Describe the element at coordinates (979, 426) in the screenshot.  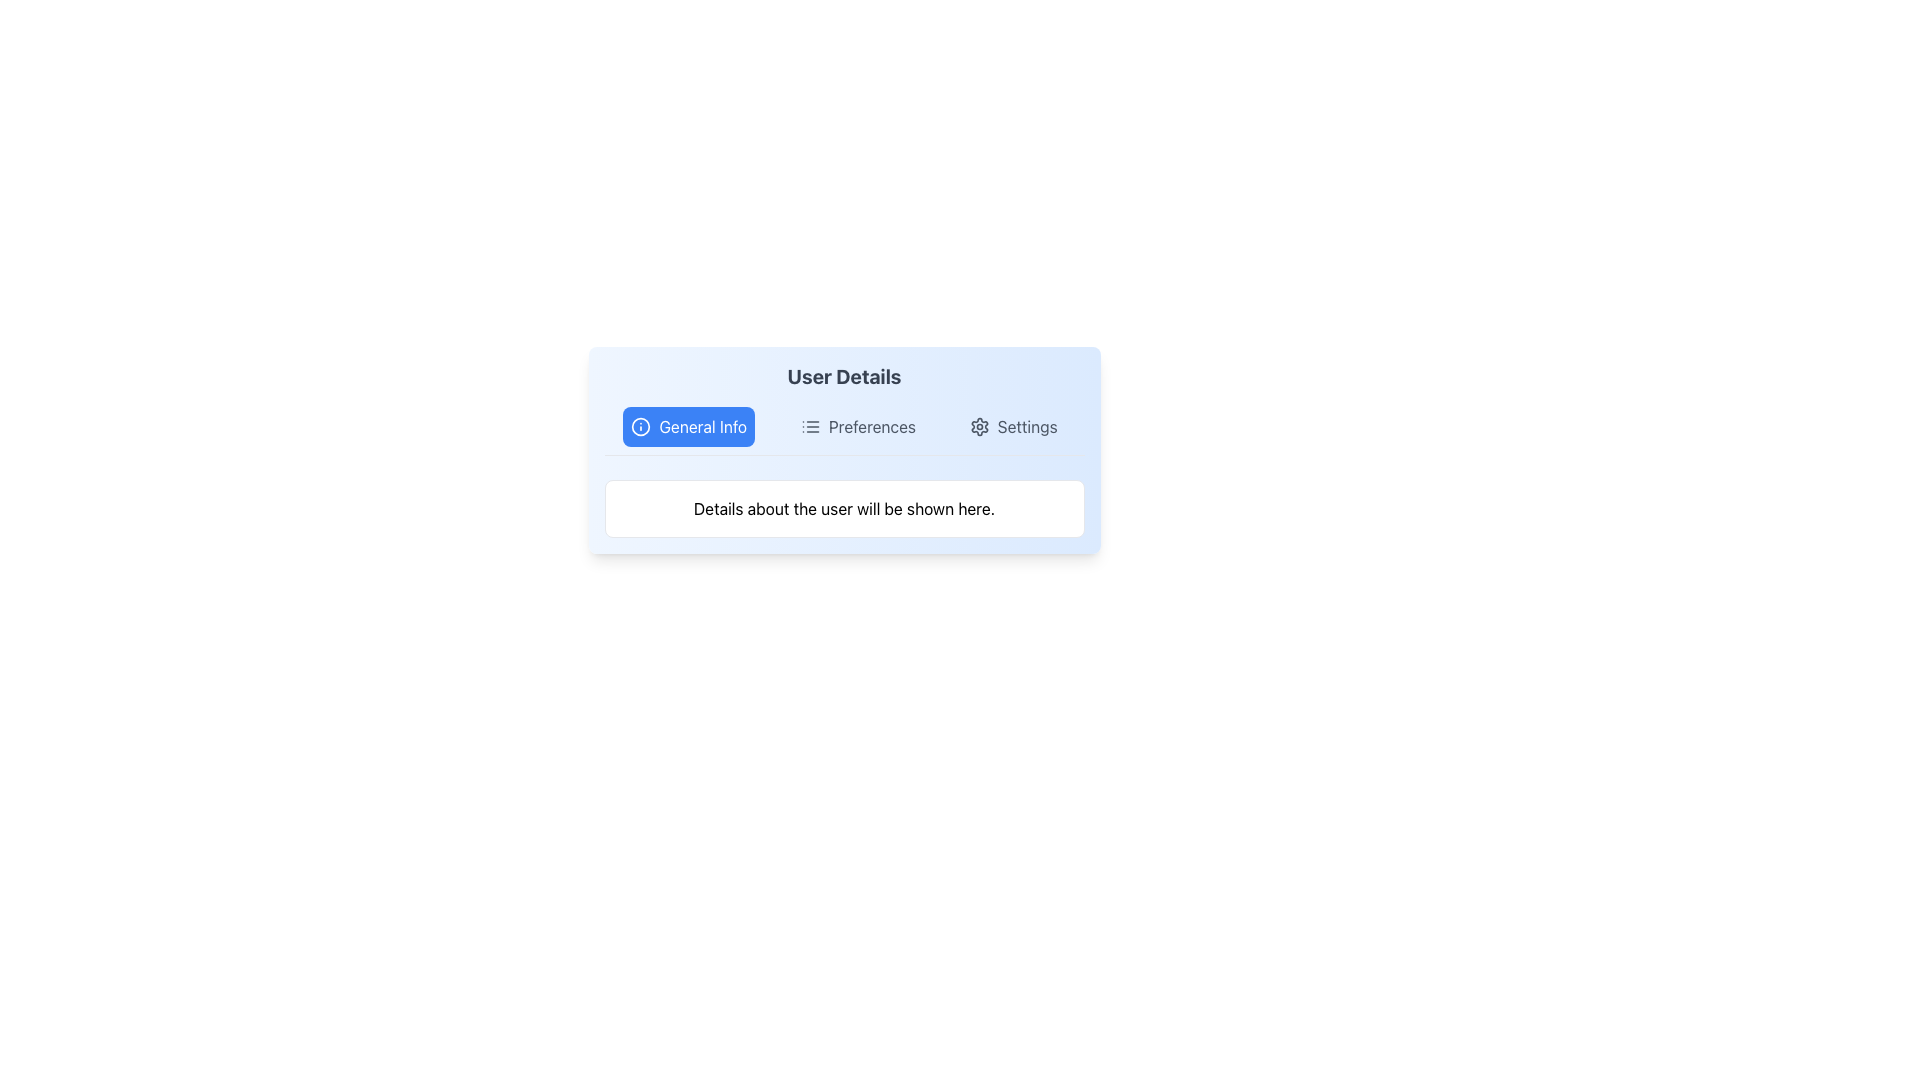
I see `the settings gear icon located on the right side of the navigation bar at the top of the card` at that location.